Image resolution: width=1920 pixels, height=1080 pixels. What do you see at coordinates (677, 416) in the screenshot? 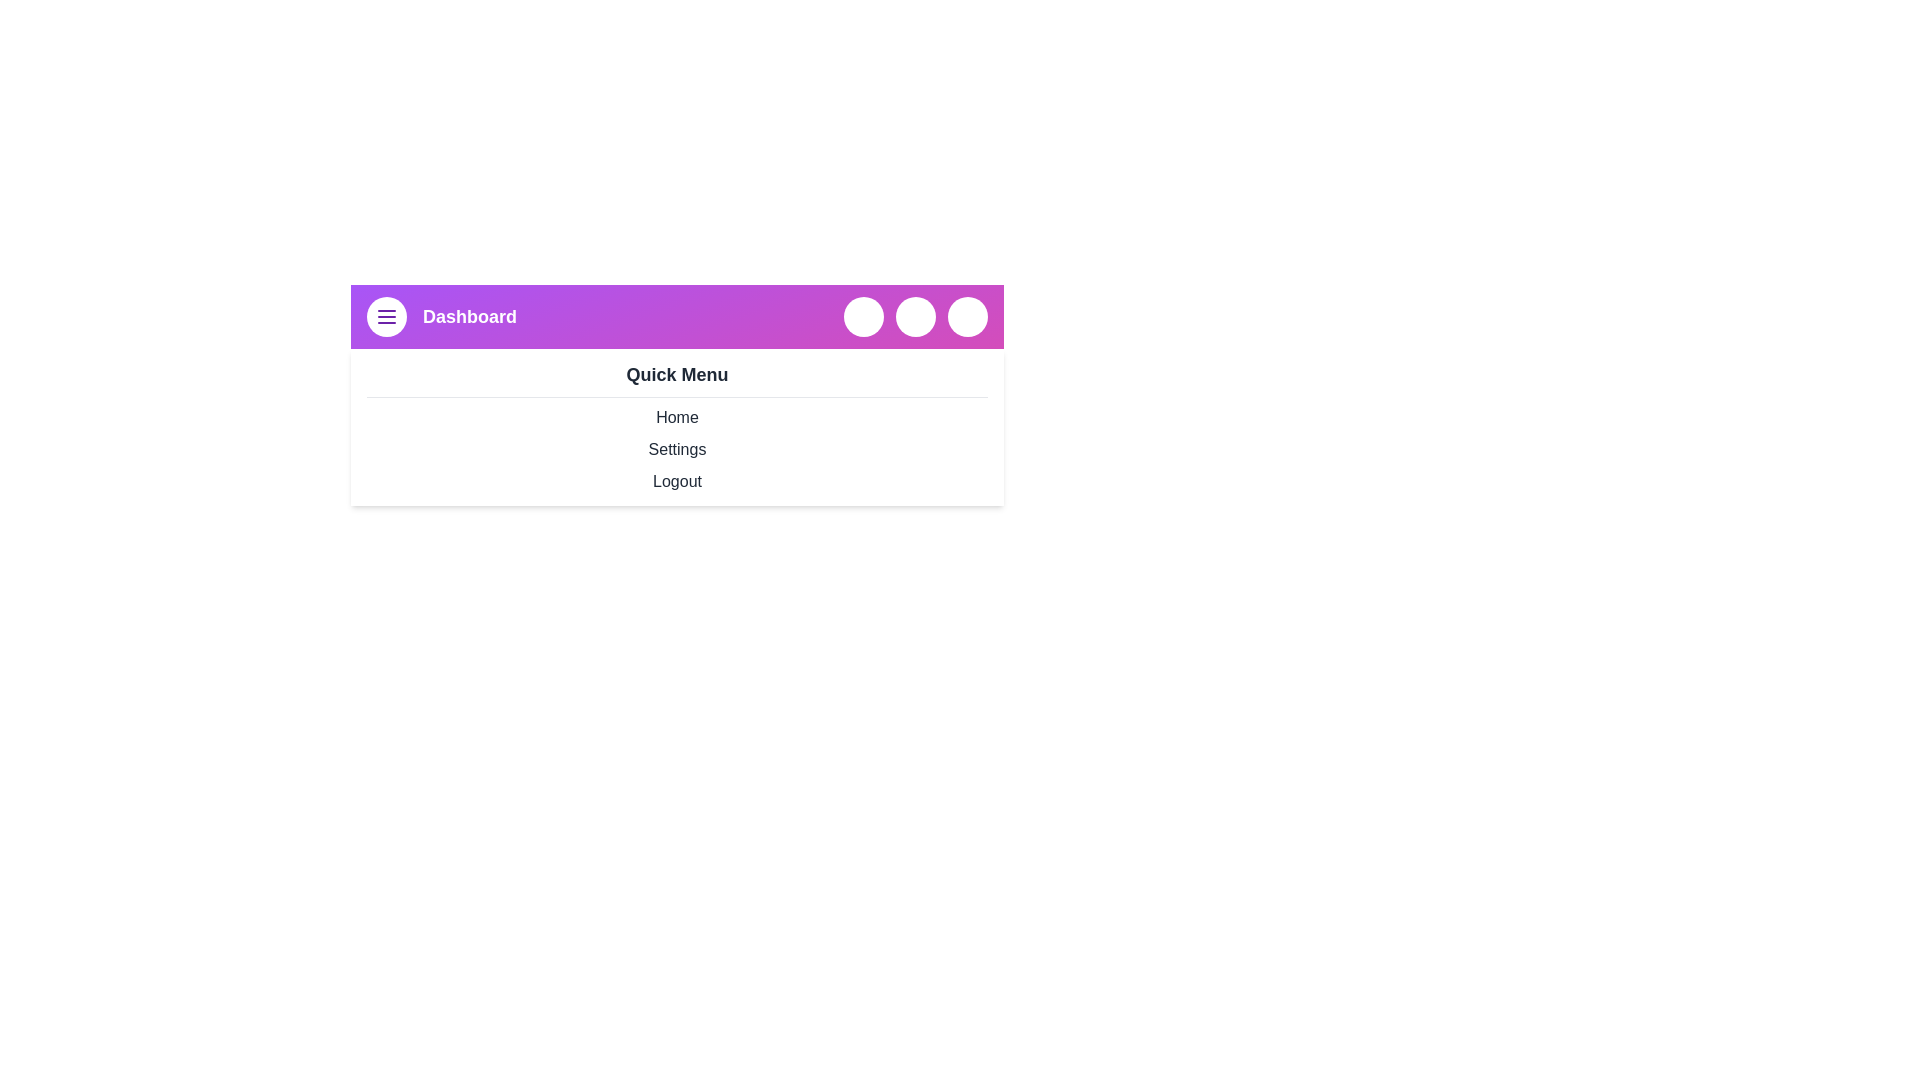
I see `the Home from the Quick Menu` at bounding box center [677, 416].